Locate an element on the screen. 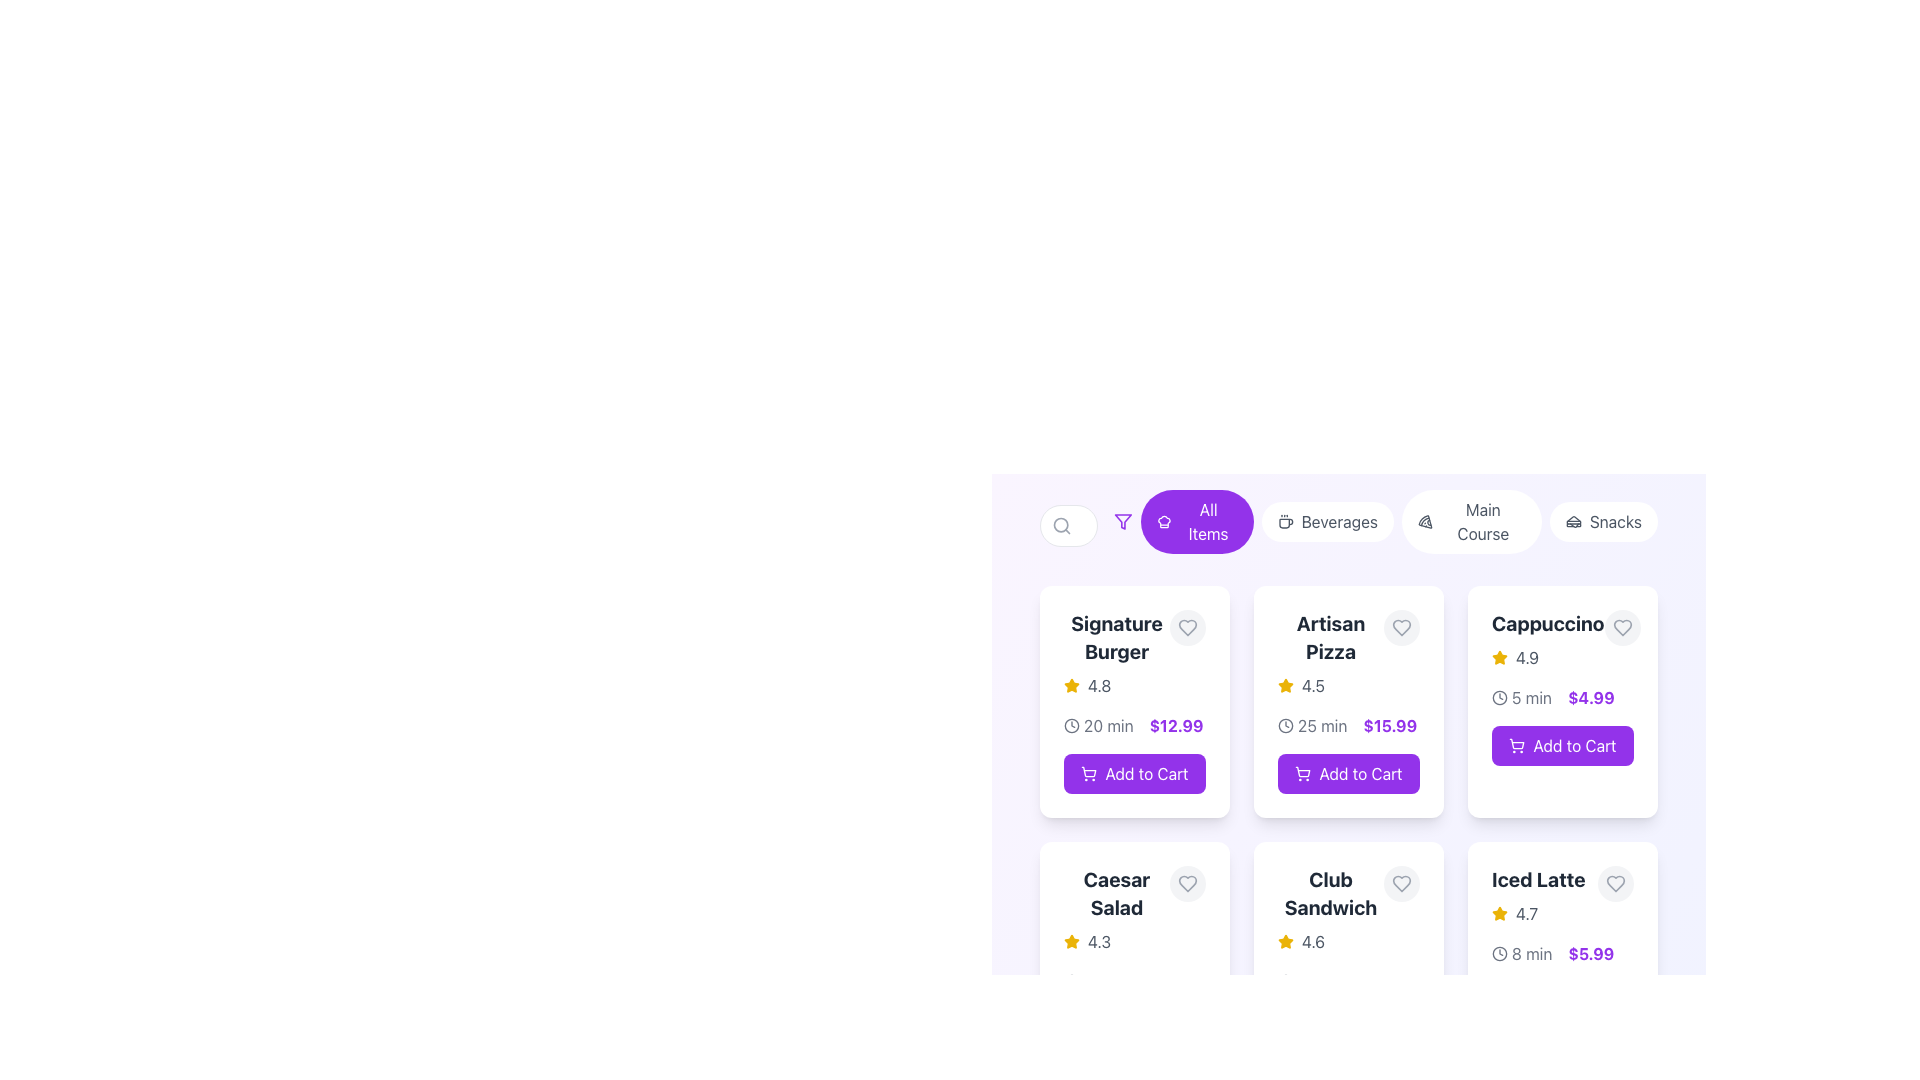 The image size is (1920, 1080). estimated preparation or delivery time displayed in the Text label for 'Artisan Pizza', located in the second card from the left on the top row of the grid layout is located at coordinates (1322, 725).